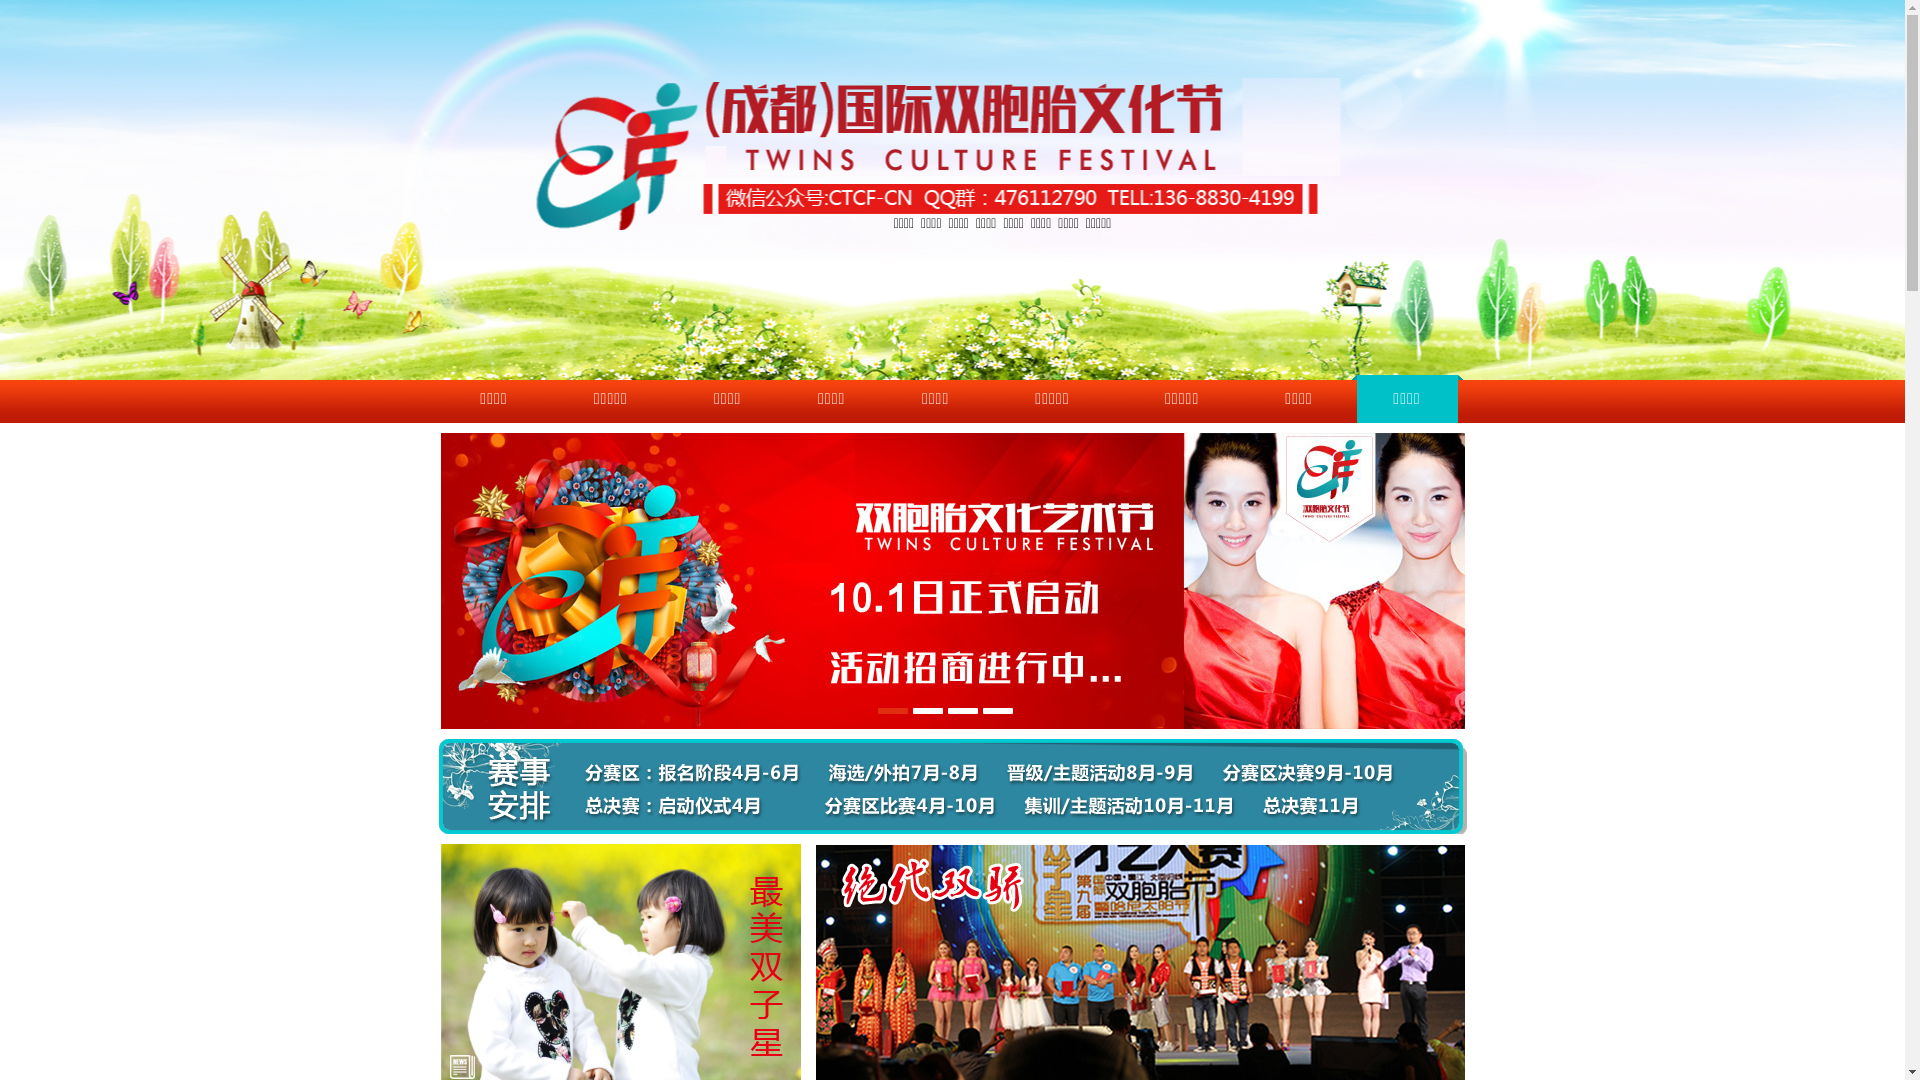 The width and height of the screenshot is (1920, 1080). I want to click on '2', so click(926, 709).